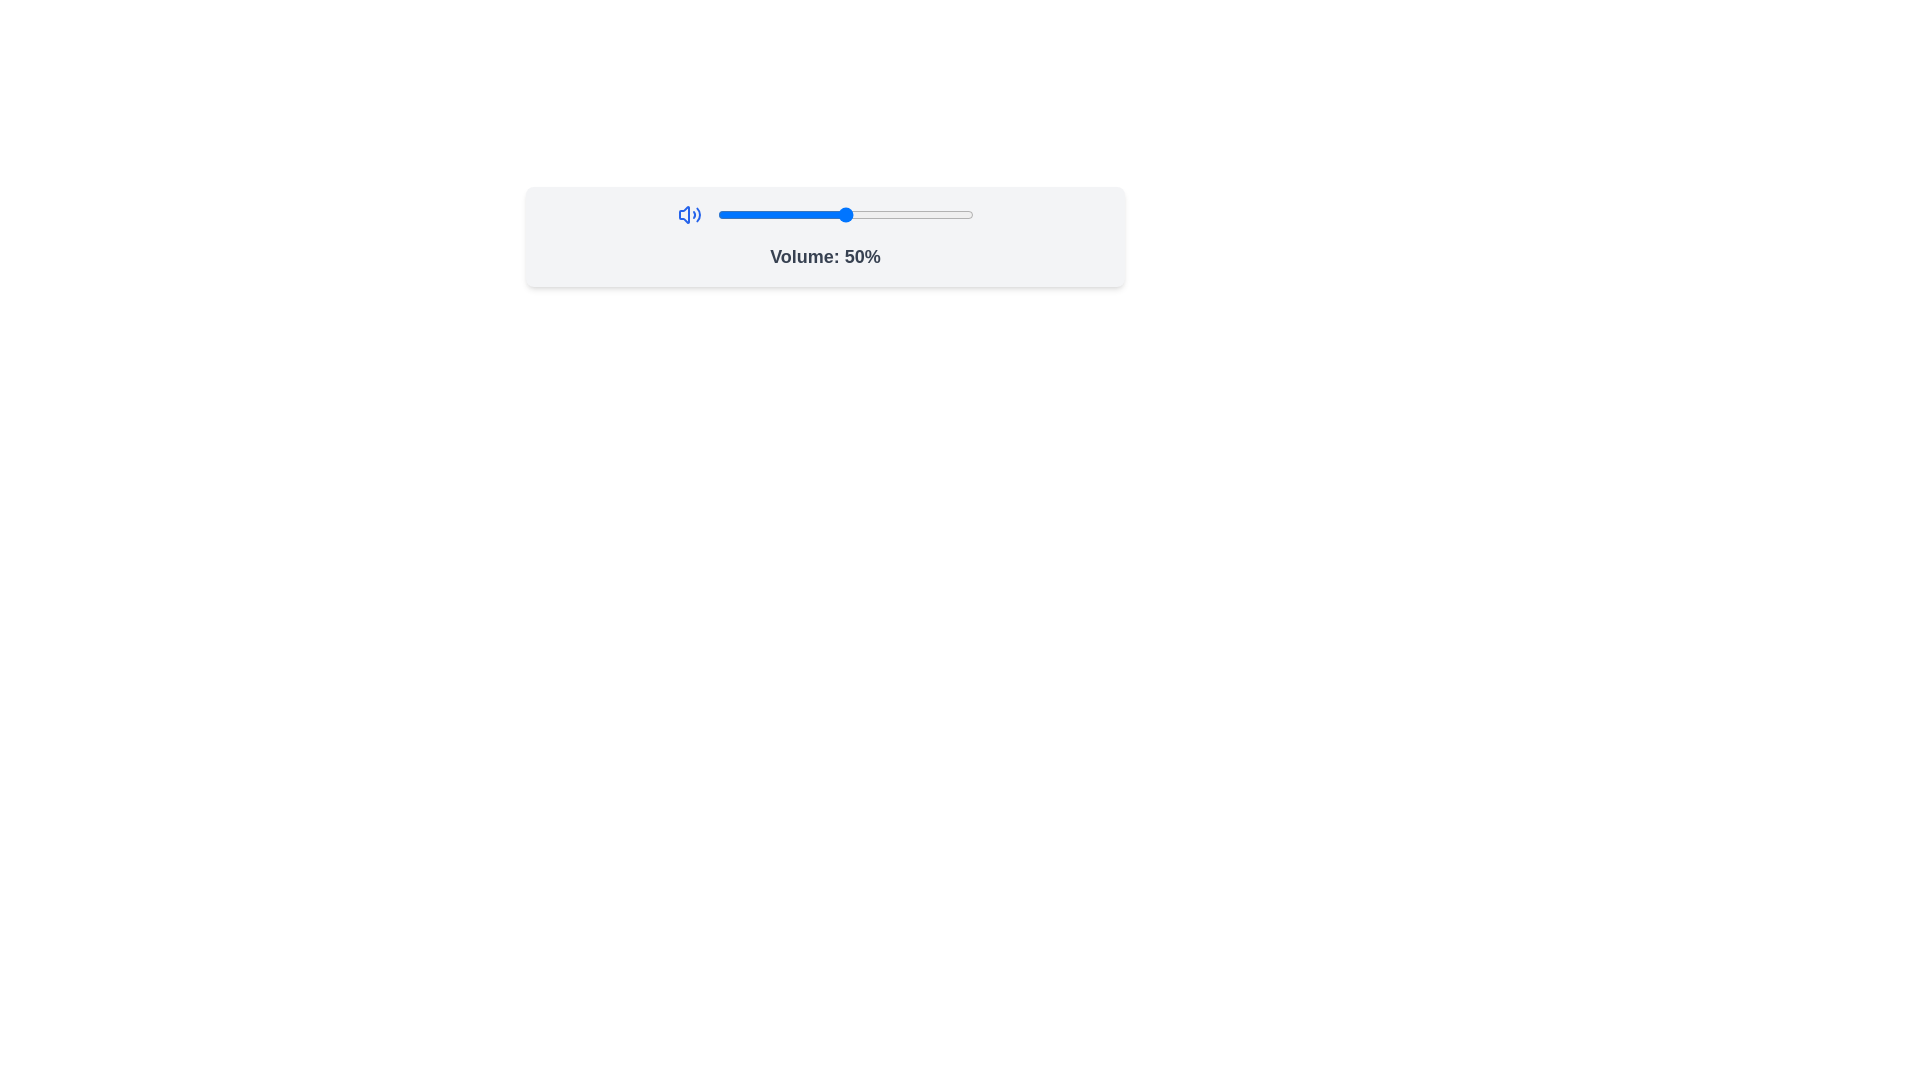 The image size is (1920, 1080). Describe the element at coordinates (698, 215) in the screenshot. I see `the blue curved arc element of the speaker icon, which represents sound waves and is the outermost arc among three wave-like curves` at that location.